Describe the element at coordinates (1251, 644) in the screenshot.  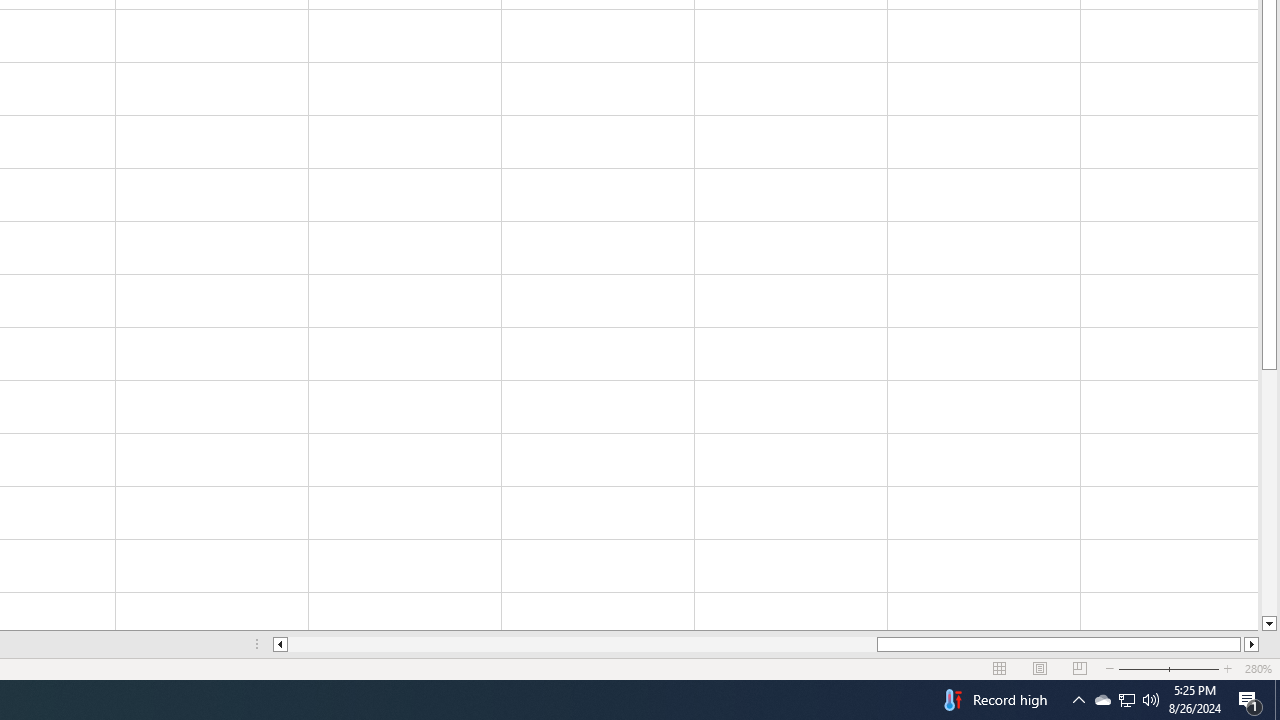
I see `'Column right'` at that location.